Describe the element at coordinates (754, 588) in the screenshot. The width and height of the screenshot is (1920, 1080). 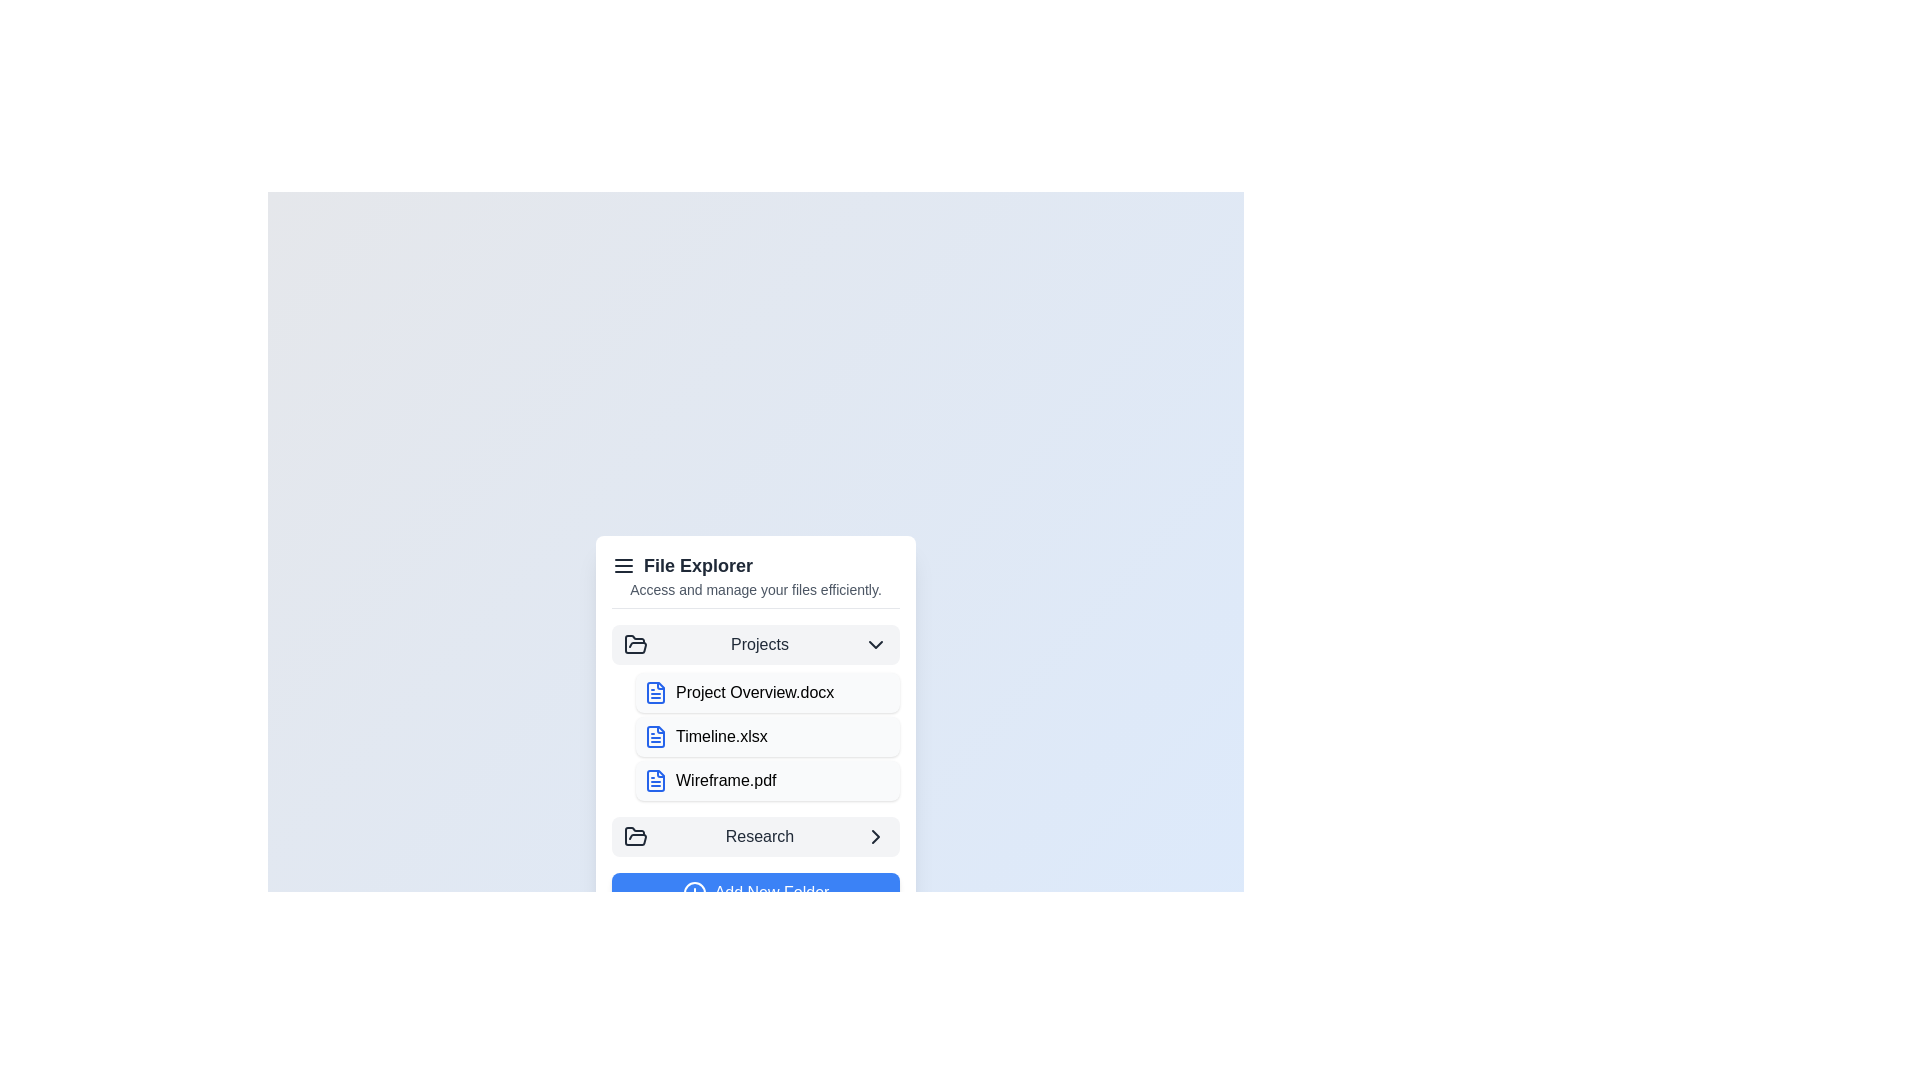
I see `the text in the description area of the File Explorer component` at that location.